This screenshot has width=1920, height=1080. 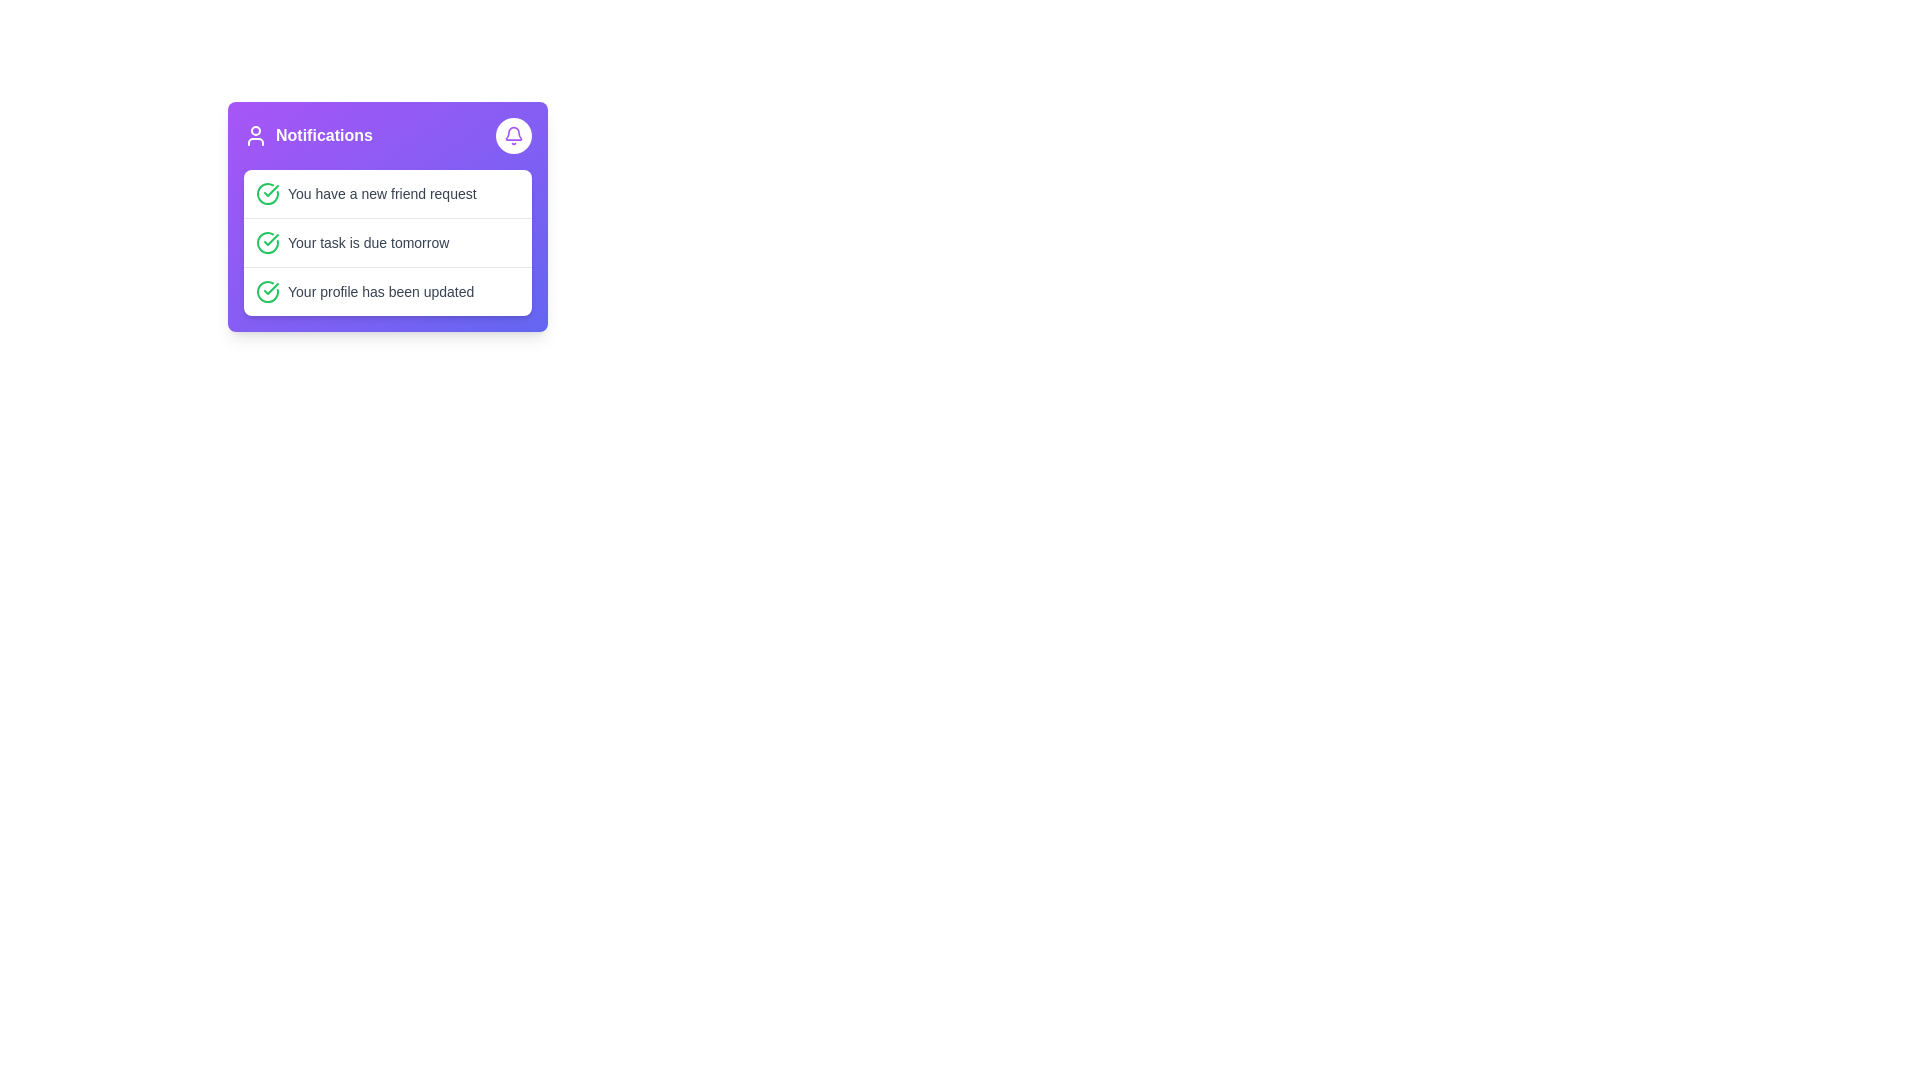 What do you see at coordinates (270, 238) in the screenshot?
I see `the green checkmark icon indicating approval or completion within the notification interface` at bounding box center [270, 238].